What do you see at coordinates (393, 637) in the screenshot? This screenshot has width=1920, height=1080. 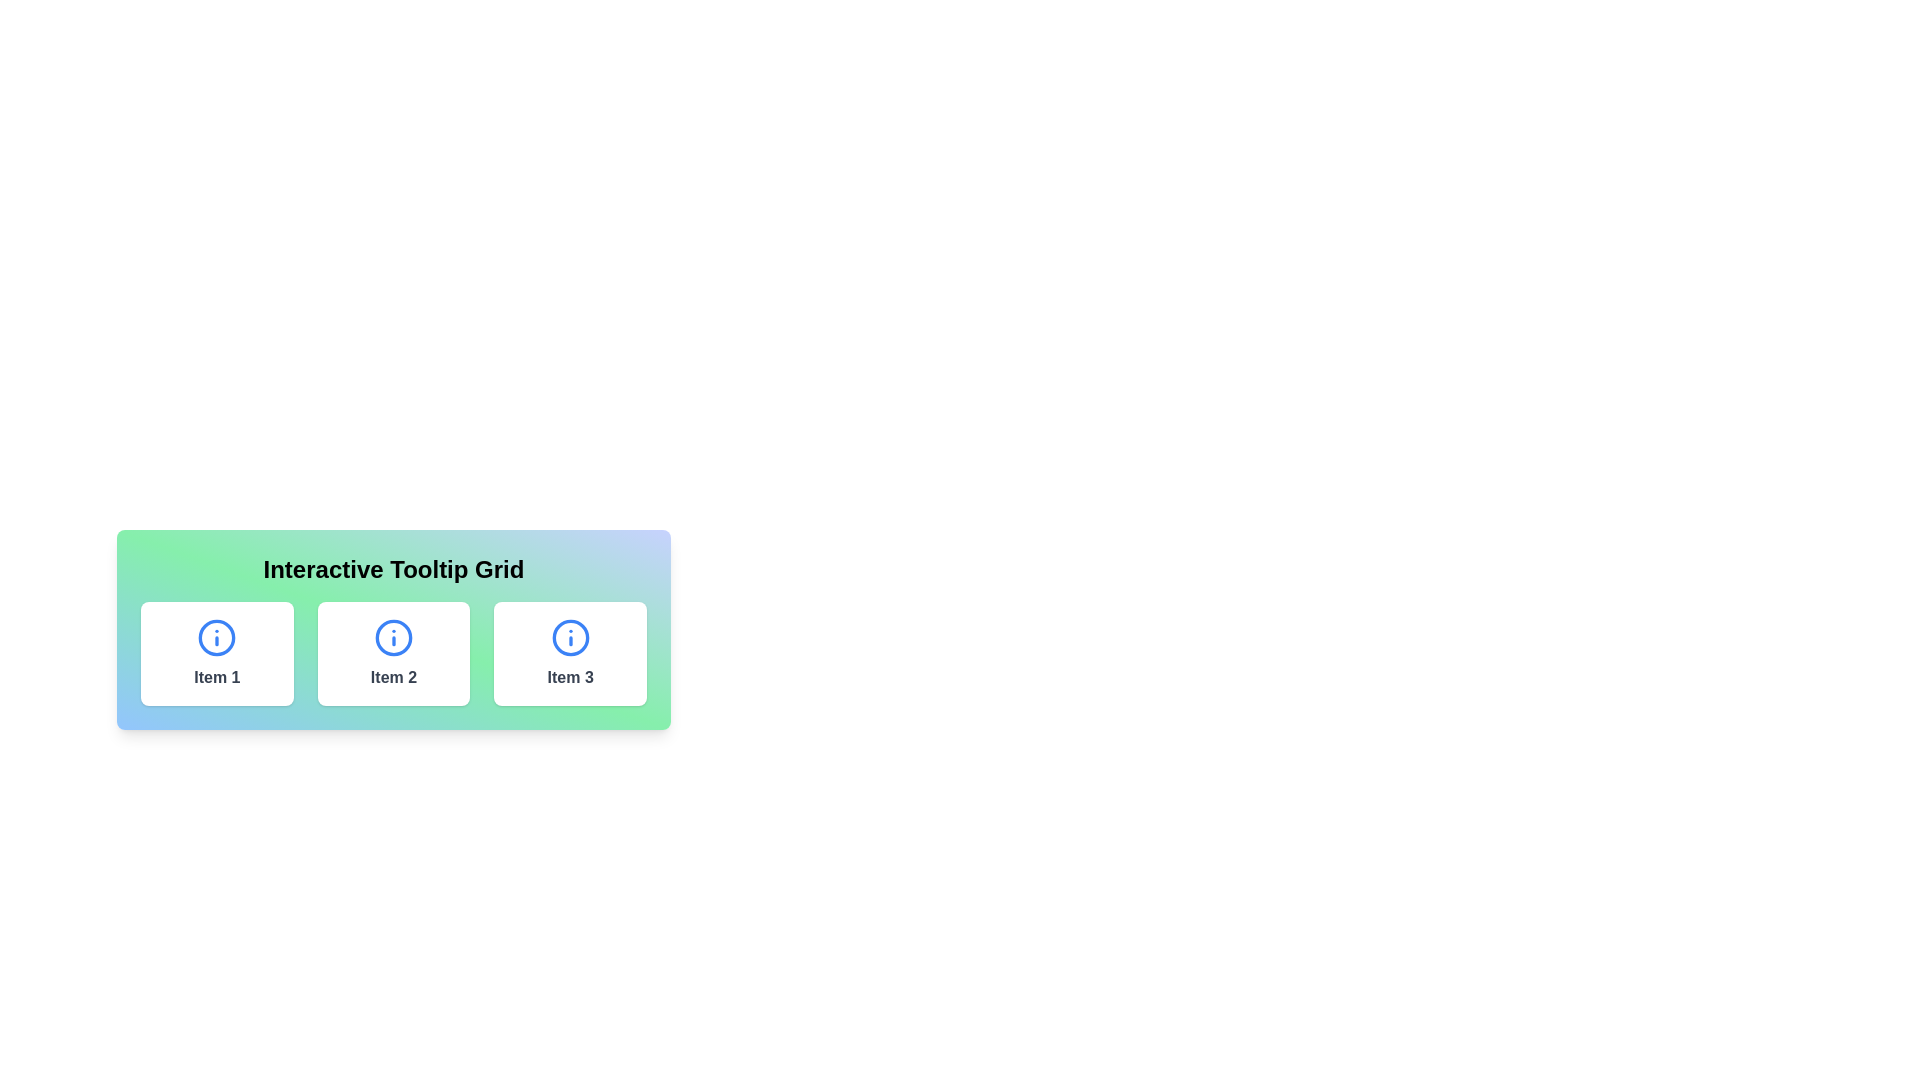 I see `the central circle icon labeled 'Item 2' in the tooltip grid interface` at bounding box center [393, 637].